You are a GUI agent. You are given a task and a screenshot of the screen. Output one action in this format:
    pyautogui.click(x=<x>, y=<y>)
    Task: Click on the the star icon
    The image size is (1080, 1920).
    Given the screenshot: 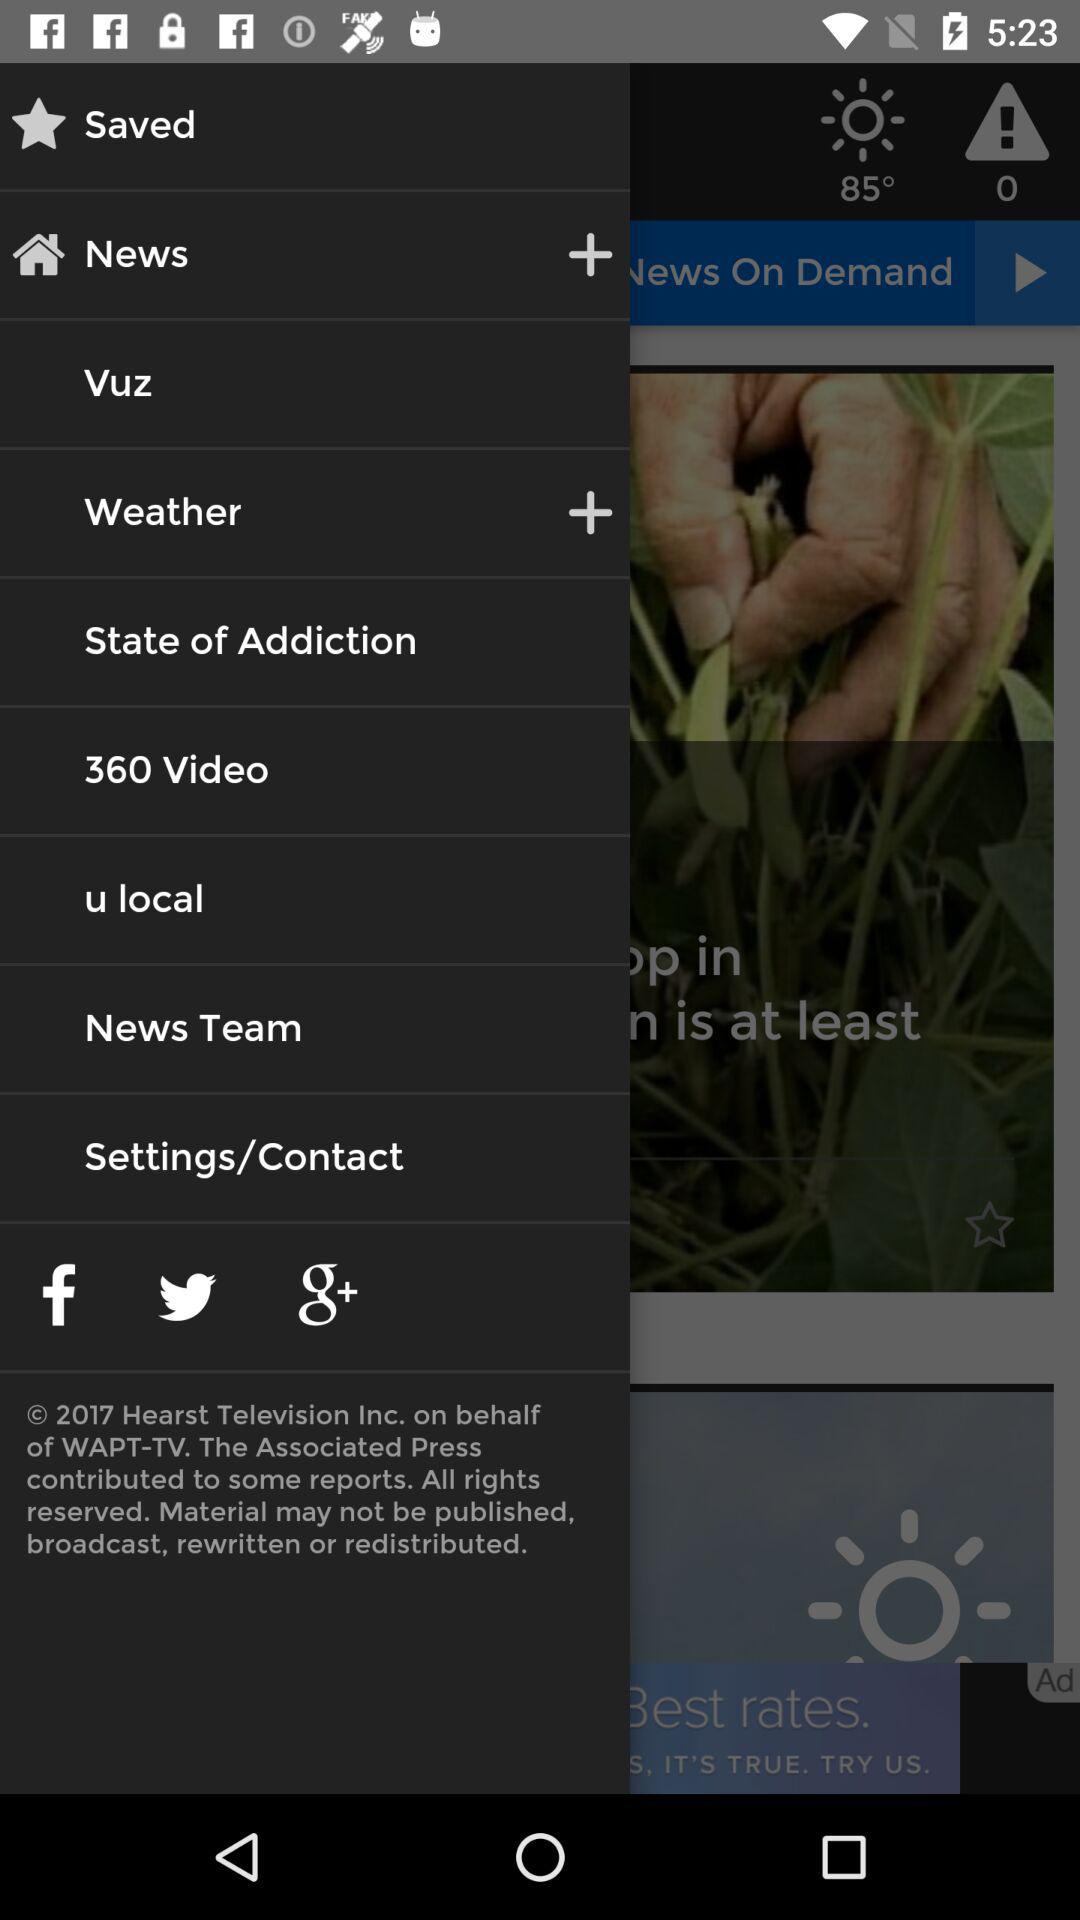 What is the action you would take?
    pyautogui.click(x=72, y=135)
    